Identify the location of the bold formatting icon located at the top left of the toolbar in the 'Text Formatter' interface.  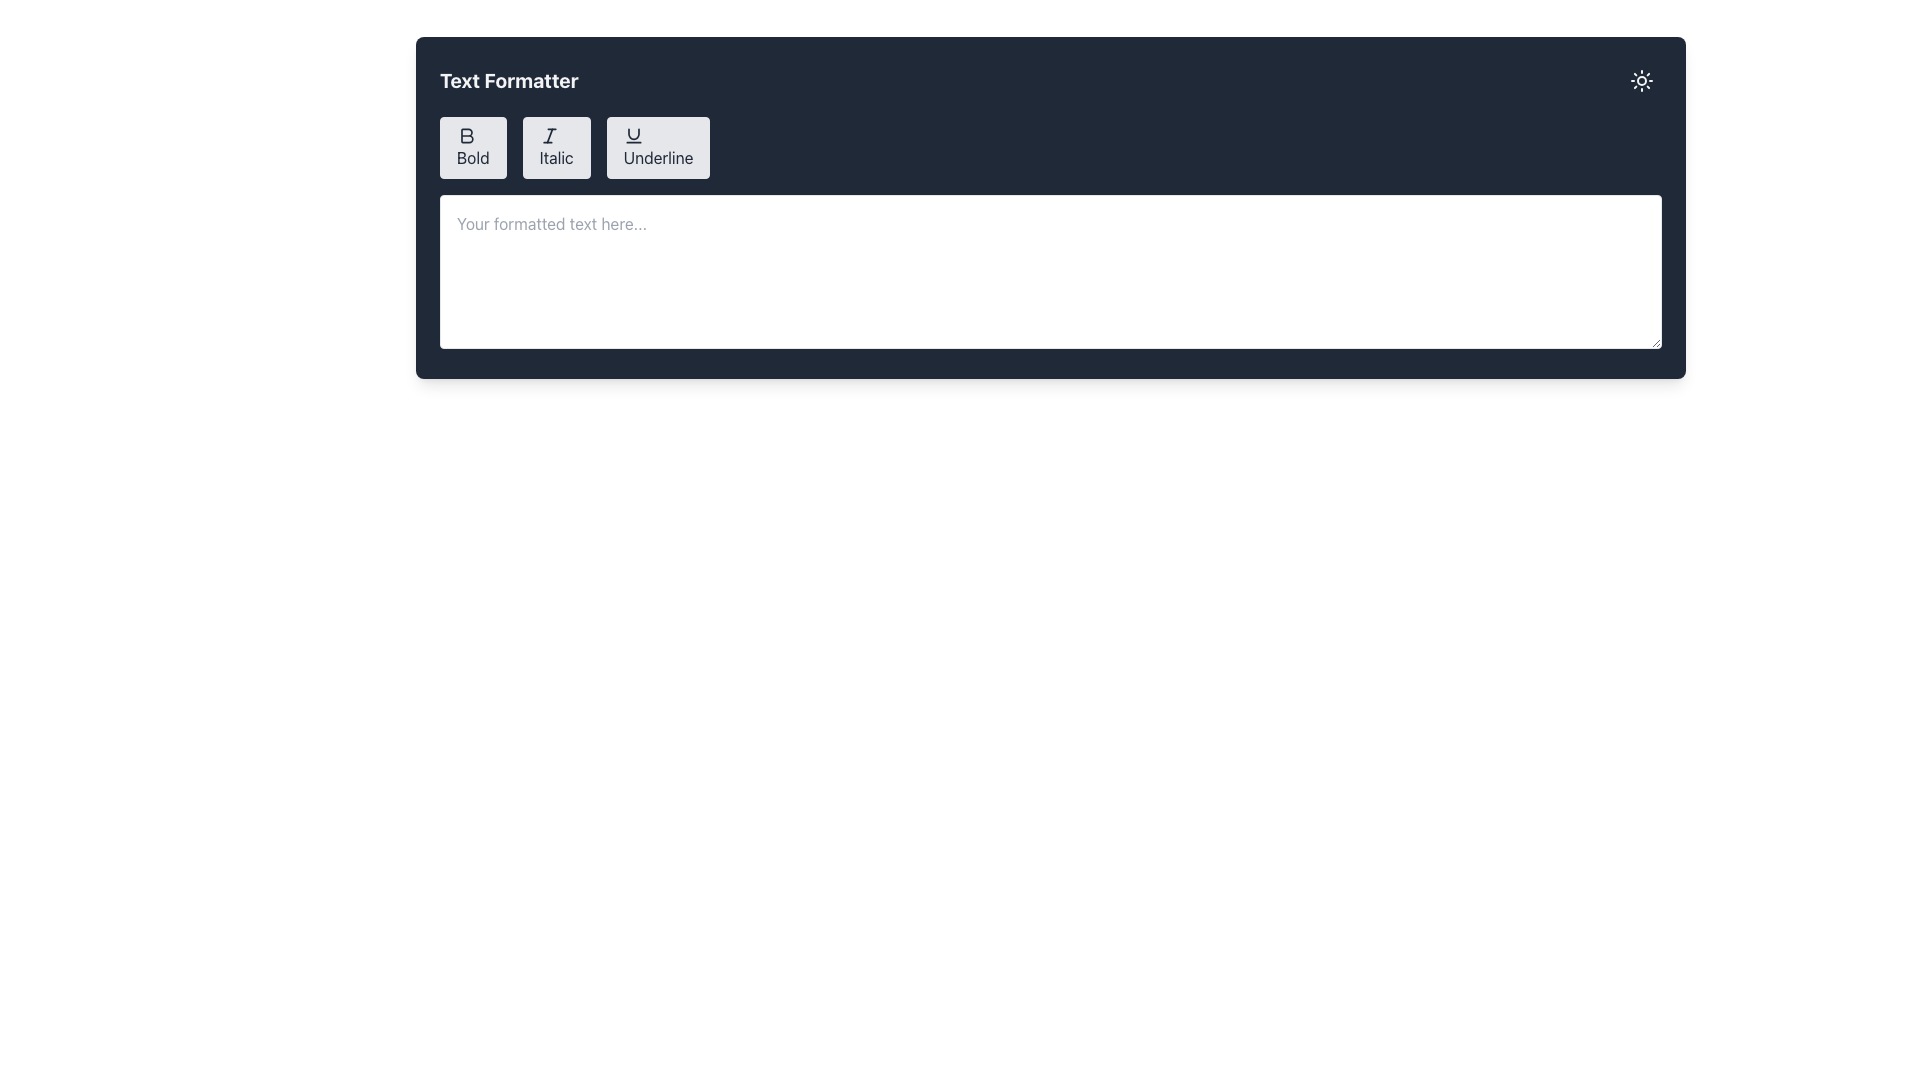
(465, 135).